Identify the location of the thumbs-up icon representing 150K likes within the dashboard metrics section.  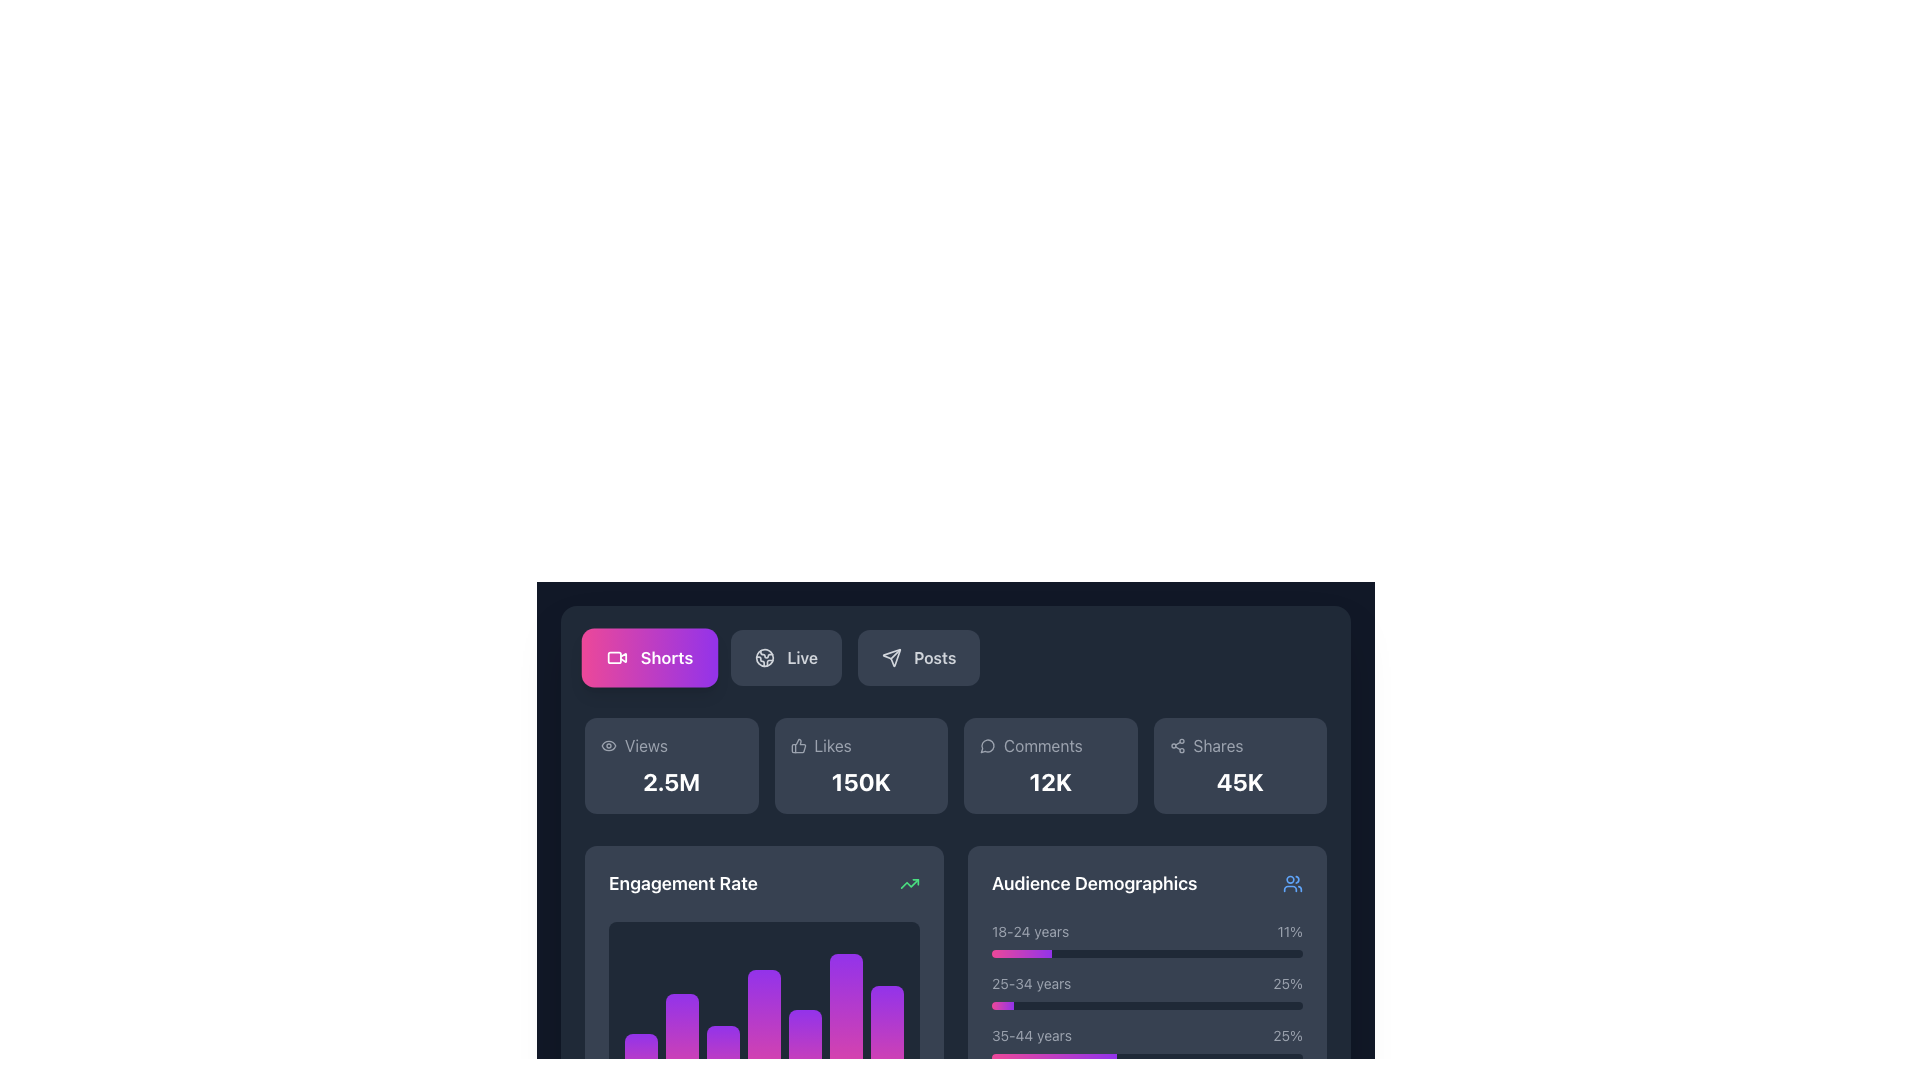
(797, 745).